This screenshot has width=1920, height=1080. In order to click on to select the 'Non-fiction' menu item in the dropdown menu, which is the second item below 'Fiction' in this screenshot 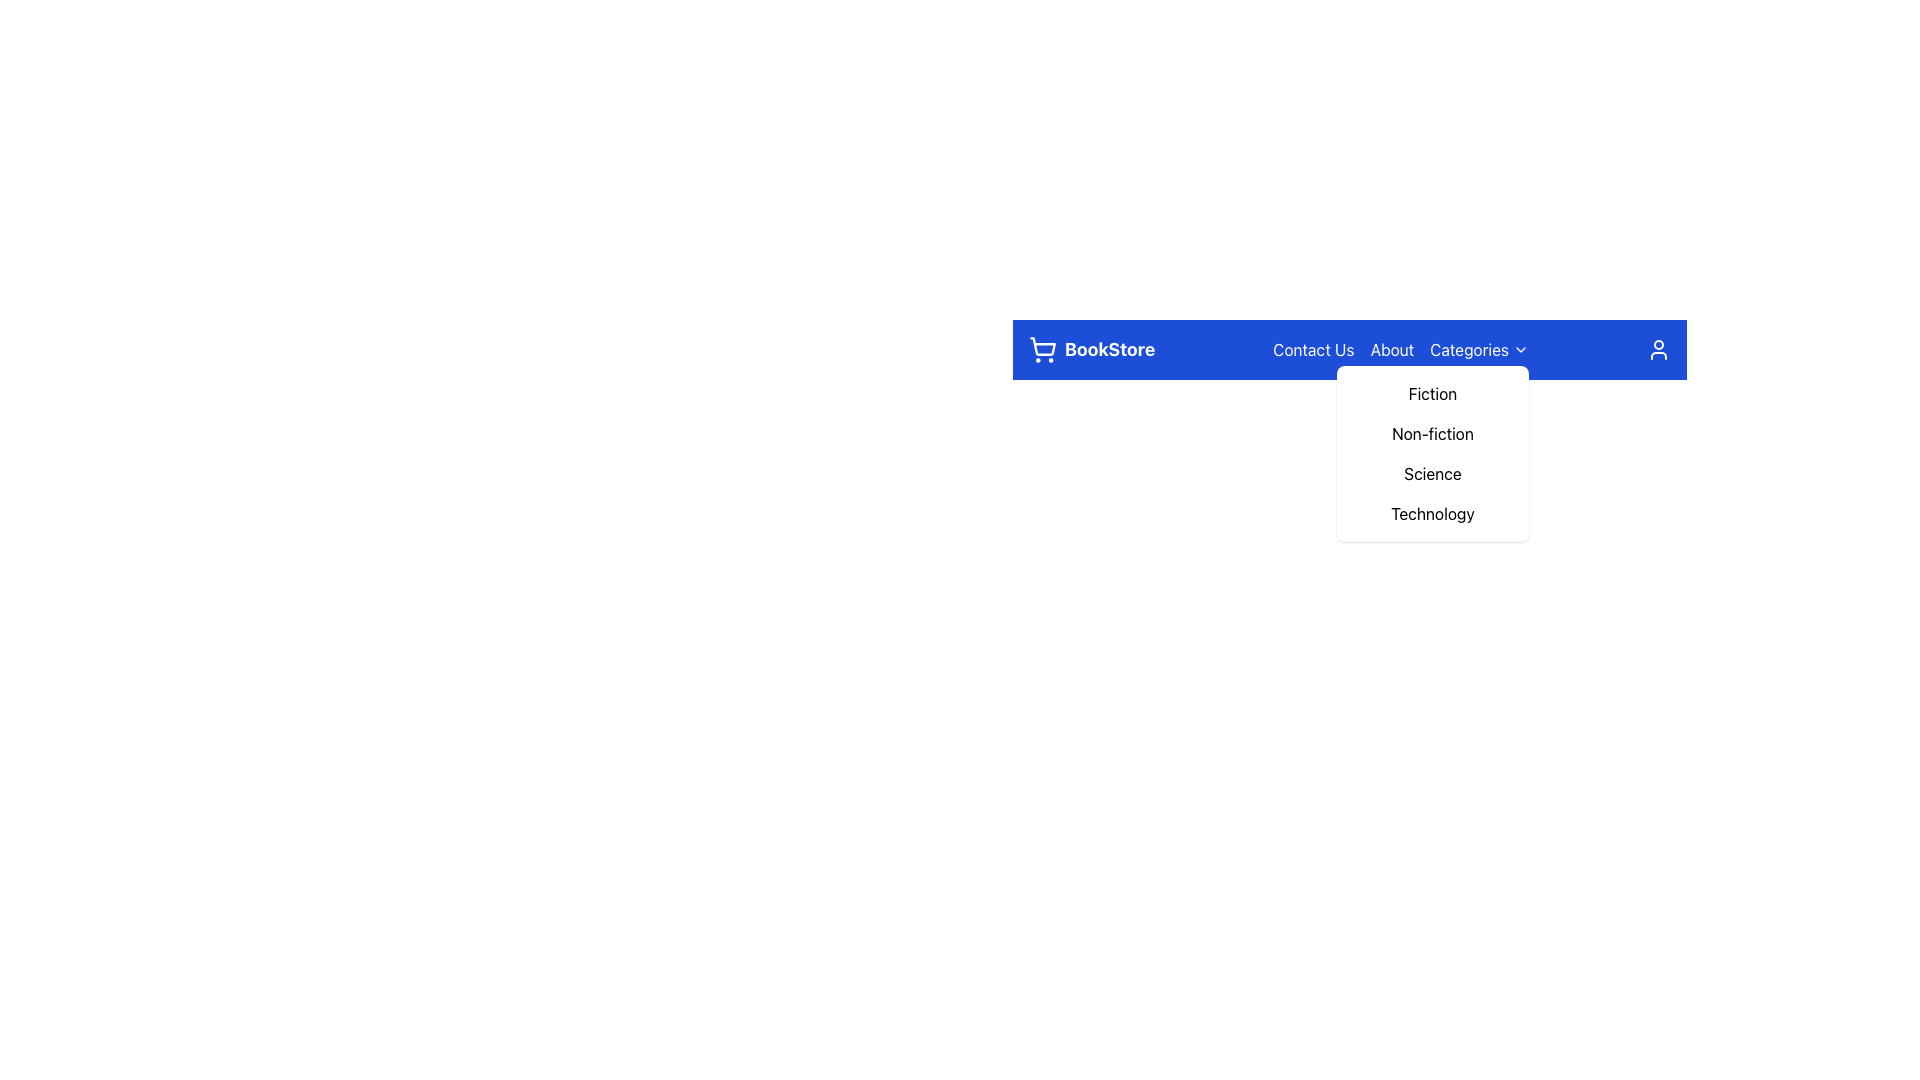, I will do `click(1431, 433)`.